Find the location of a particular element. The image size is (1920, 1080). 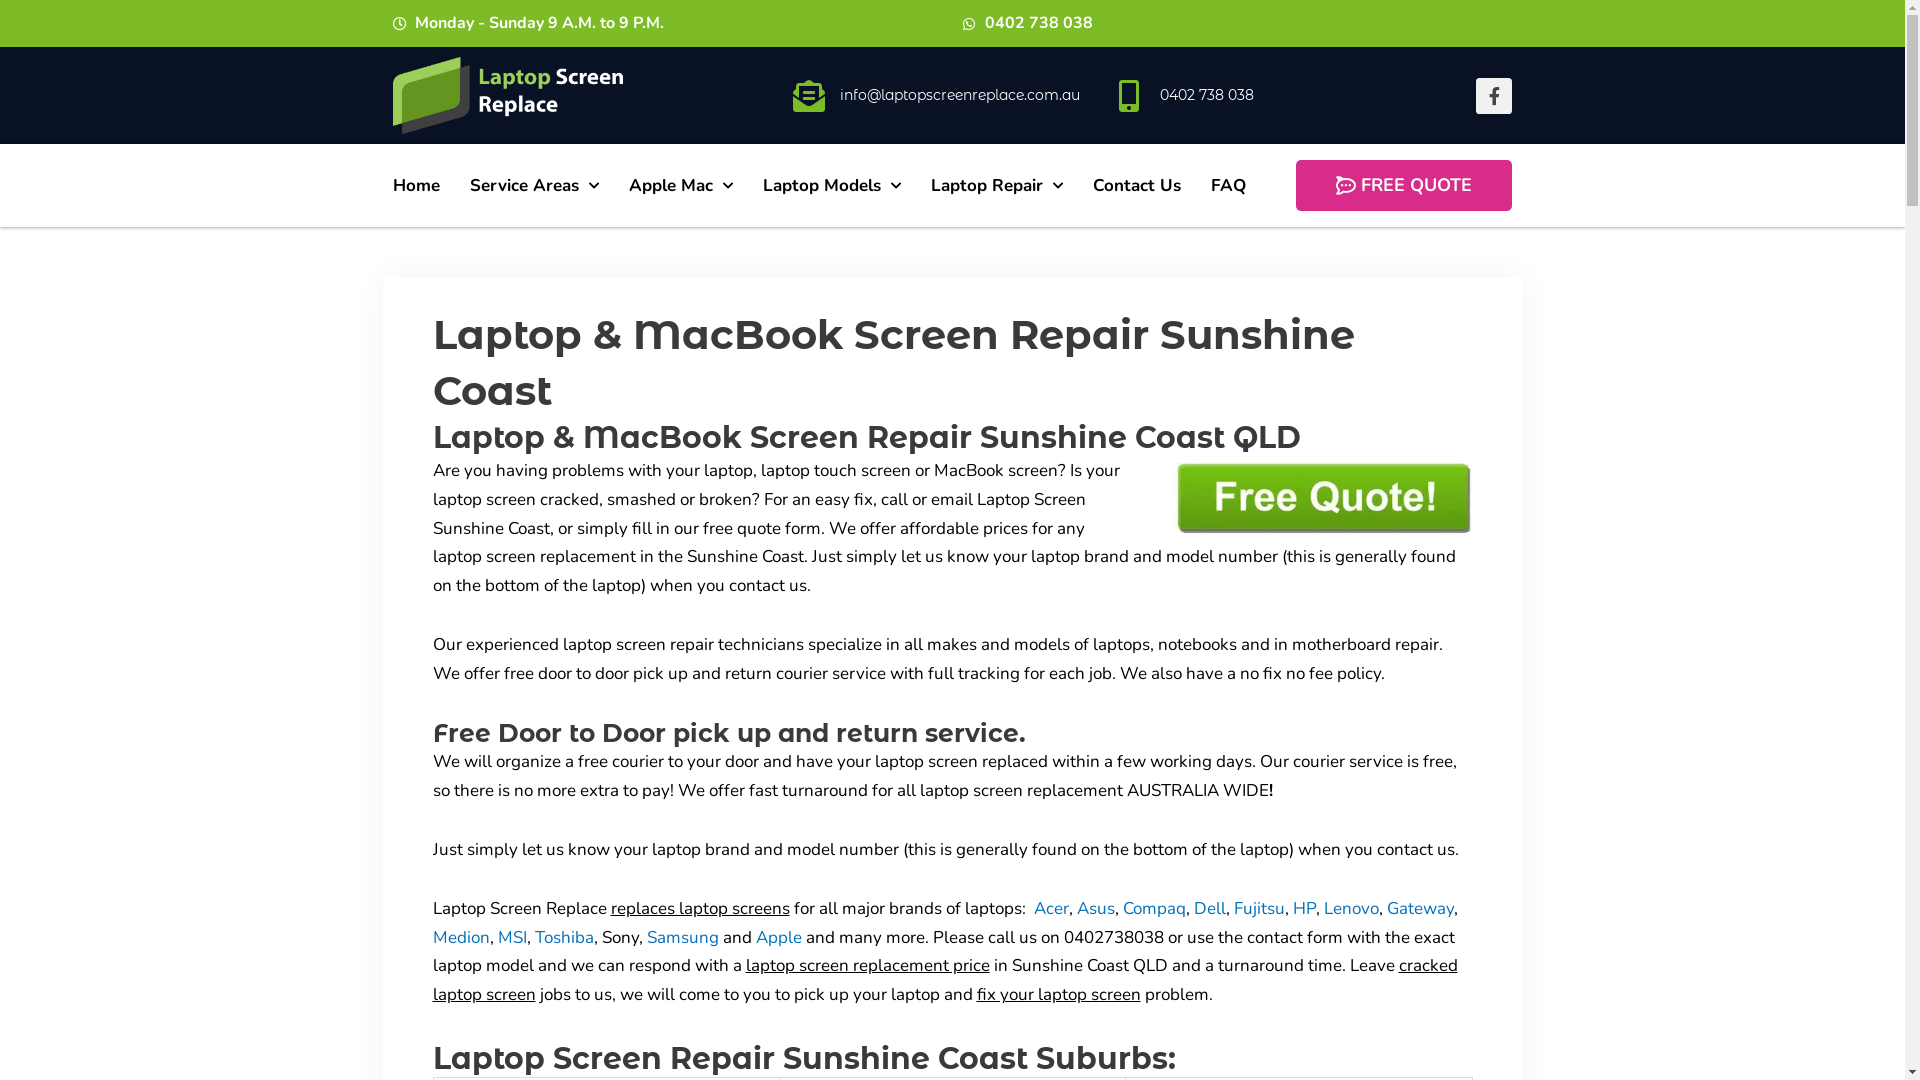

'Lenovo' is located at coordinates (1351, 908).